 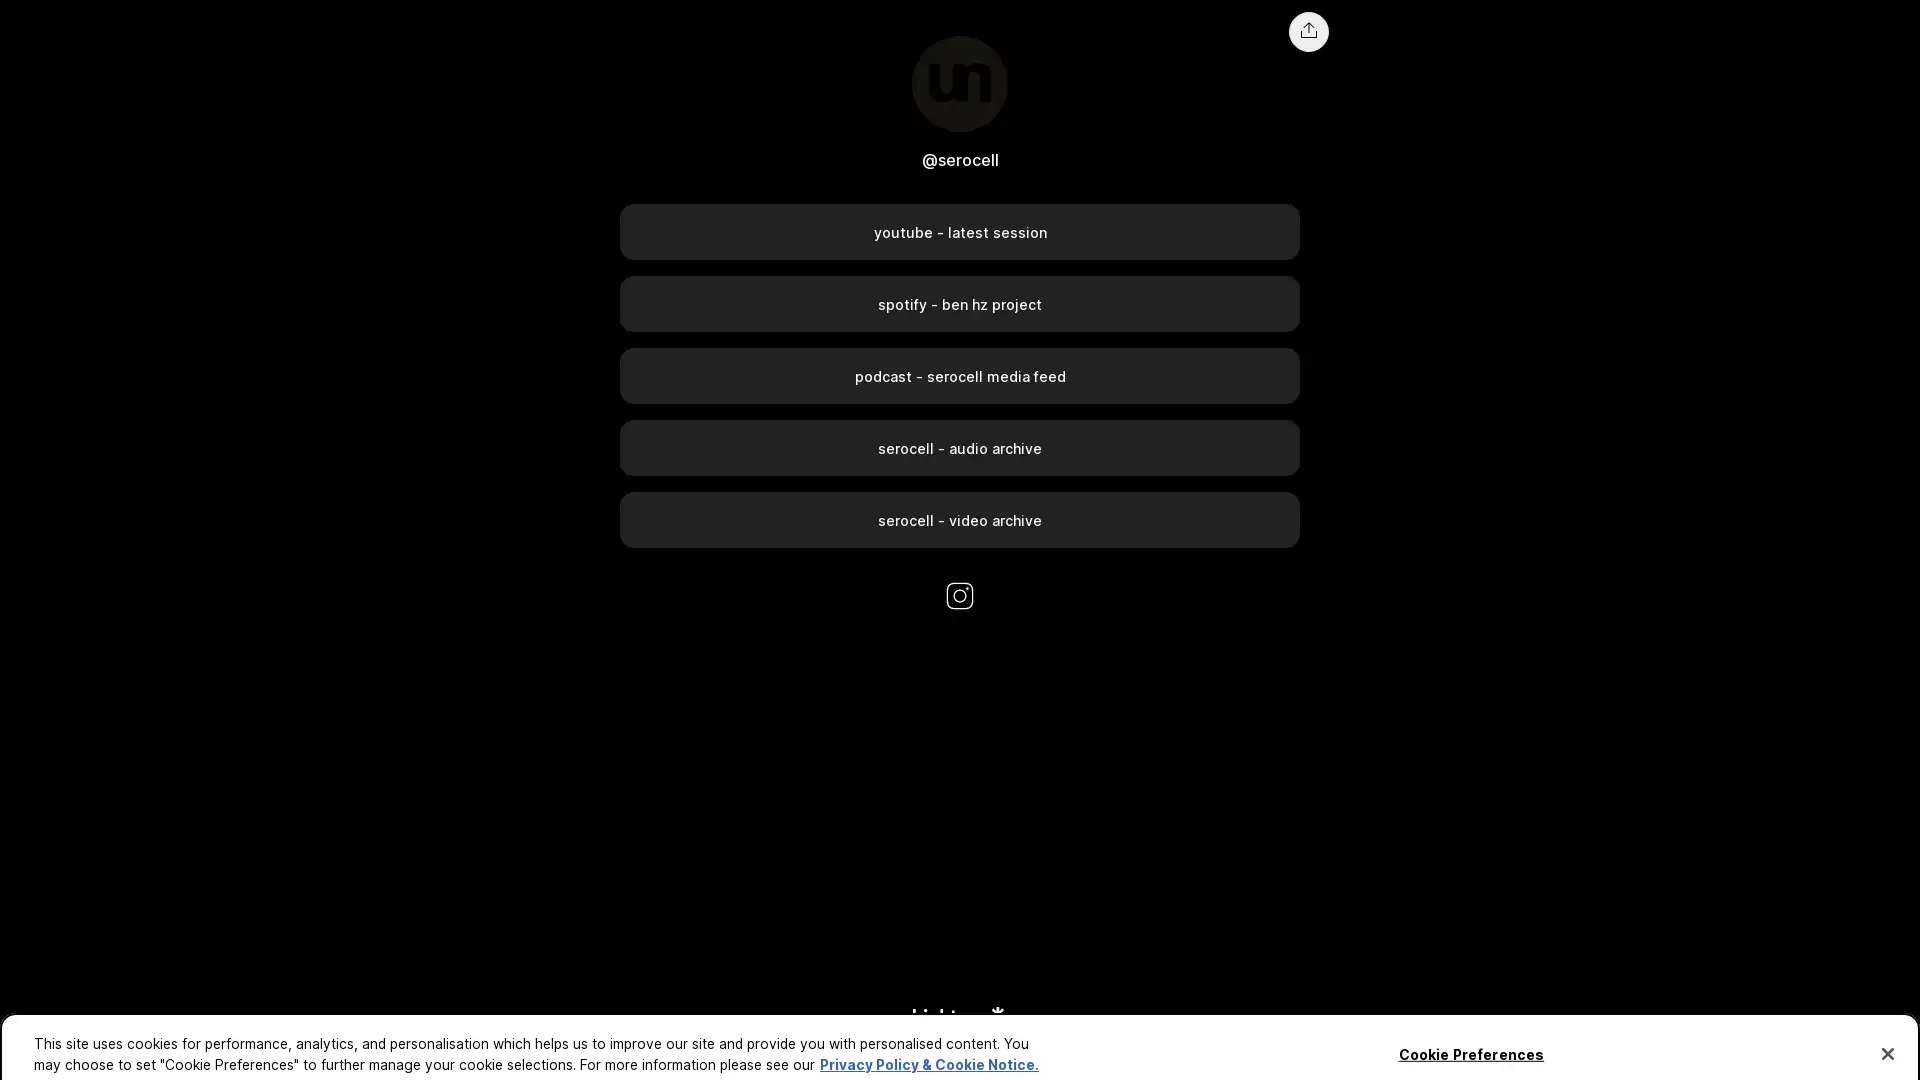 I want to click on Close, so click(x=1886, y=1033).